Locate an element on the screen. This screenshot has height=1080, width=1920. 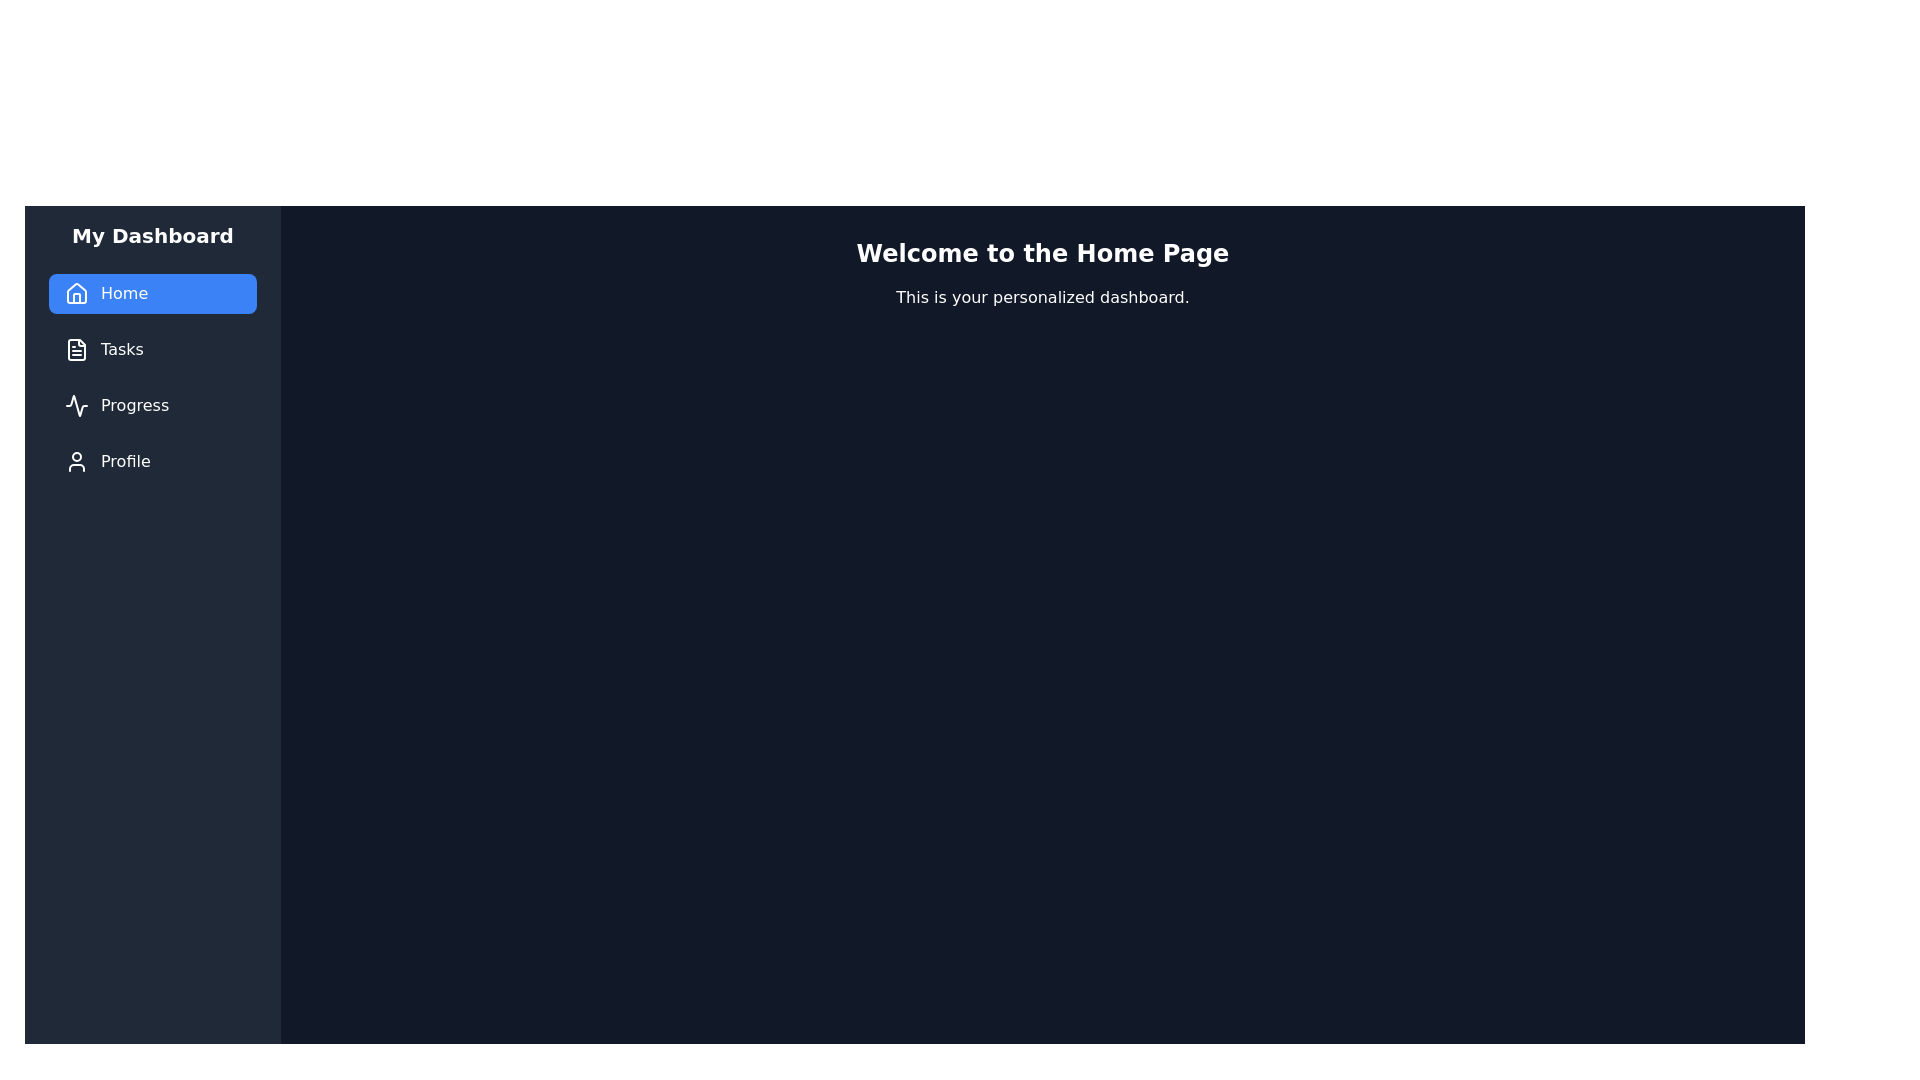
the 'Profile' text label in the sidebar menu is located at coordinates (124, 462).